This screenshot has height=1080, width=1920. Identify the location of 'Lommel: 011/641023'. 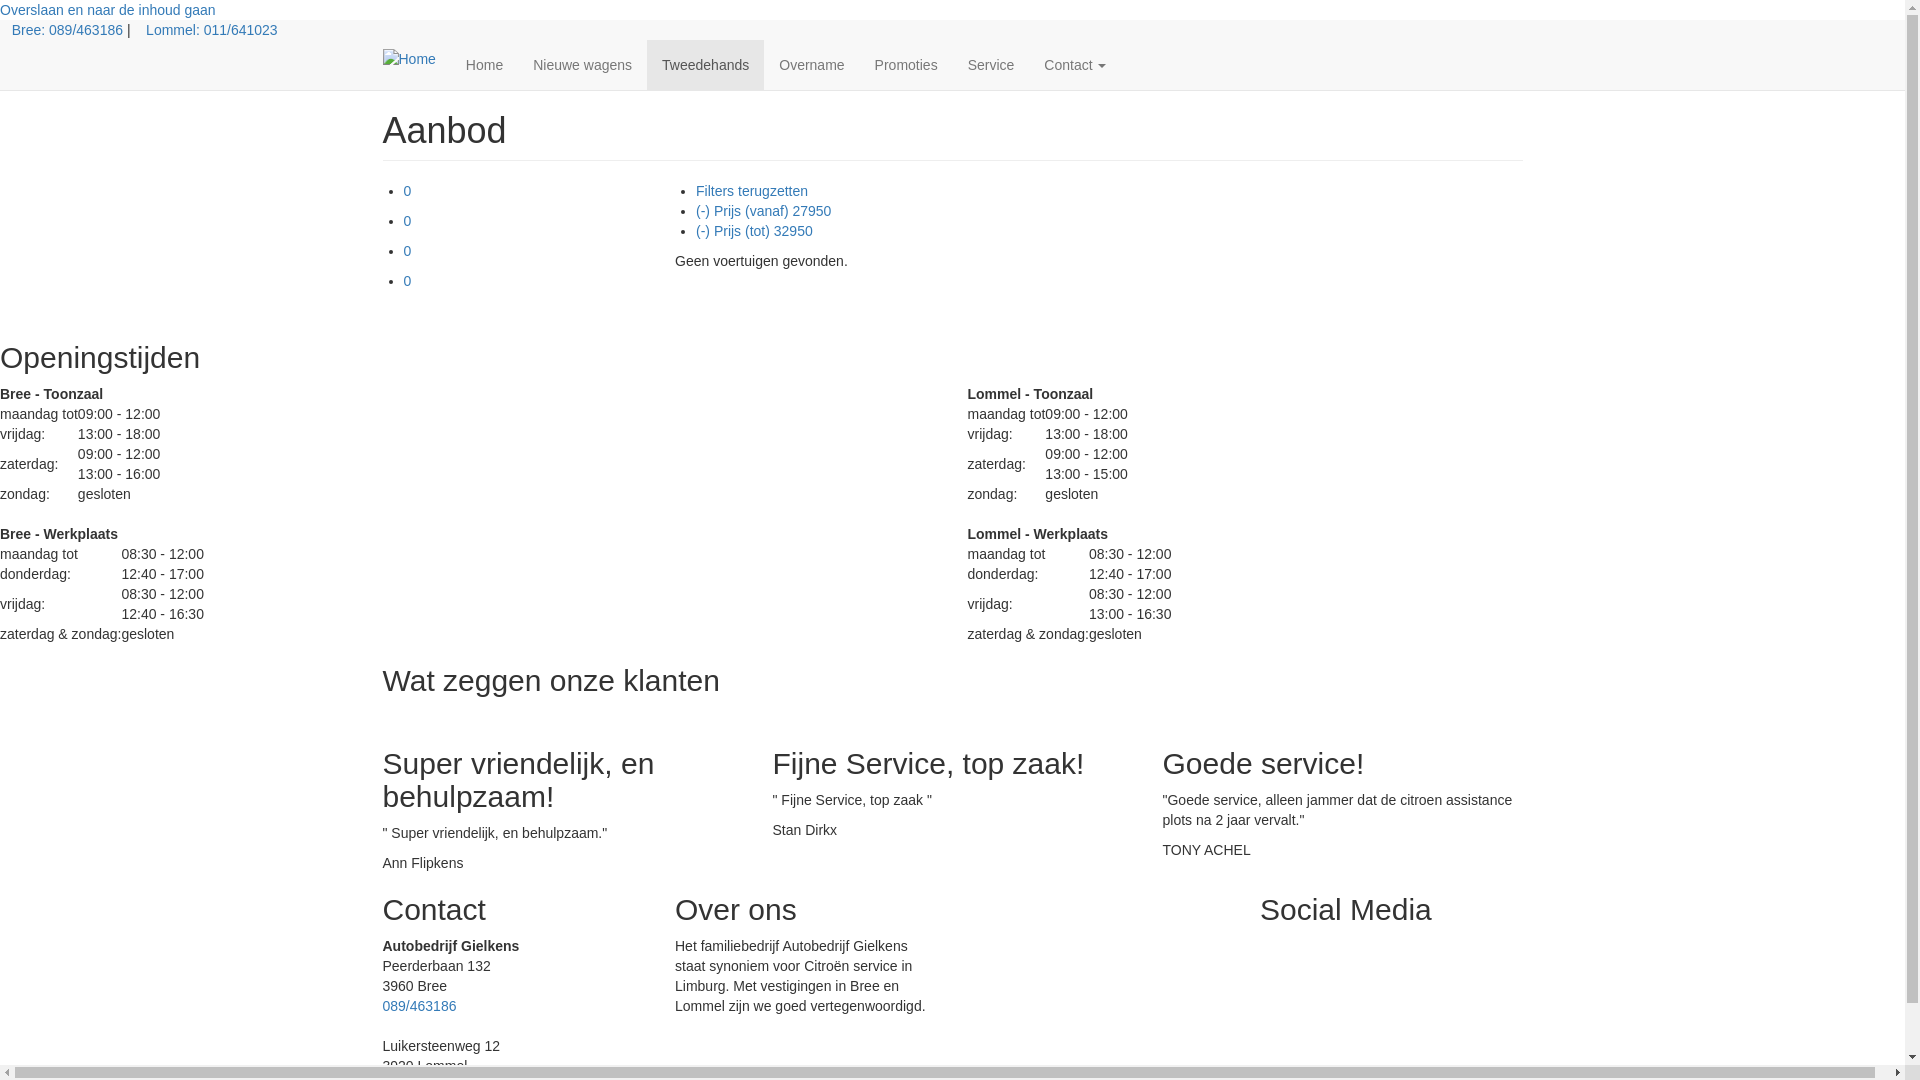
(211, 30).